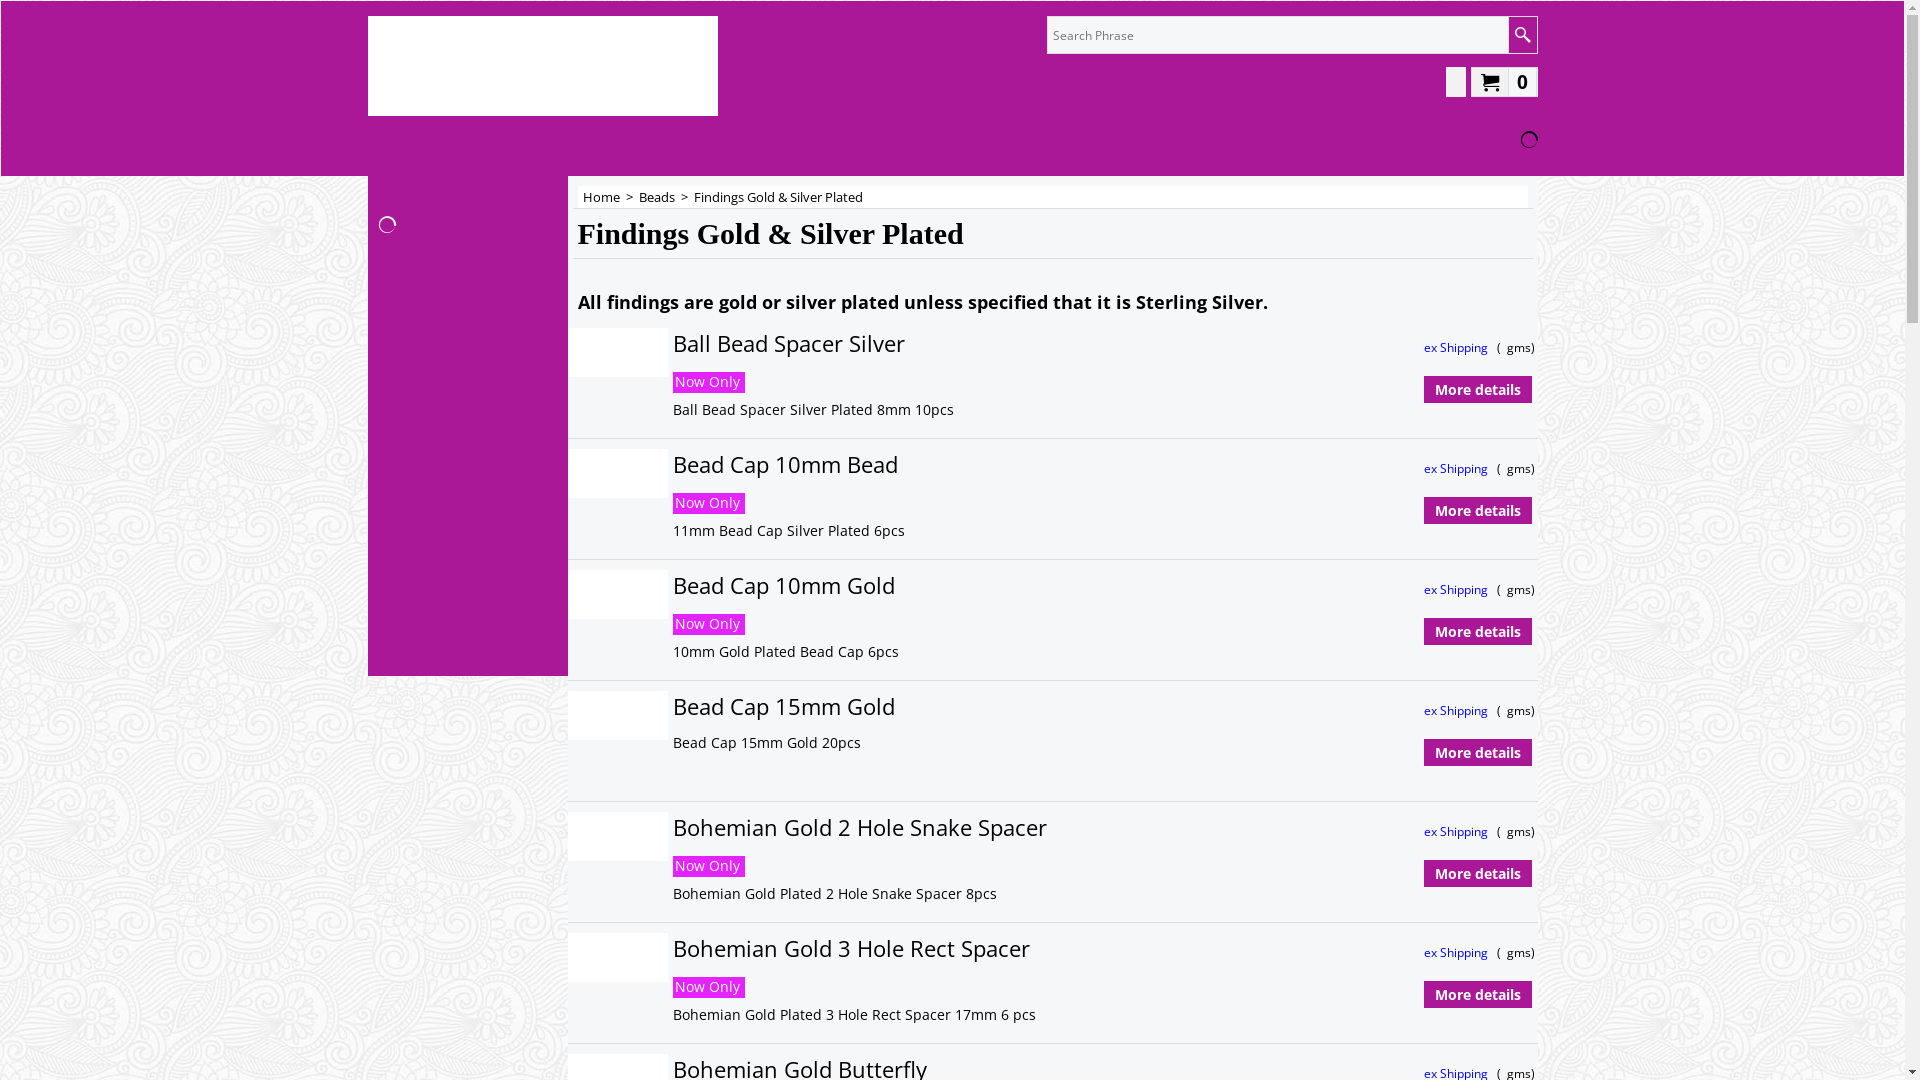 The image size is (1920, 1080). Describe the element at coordinates (1457, 346) in the screenshot. I see `'ex Shipping'` at that location.